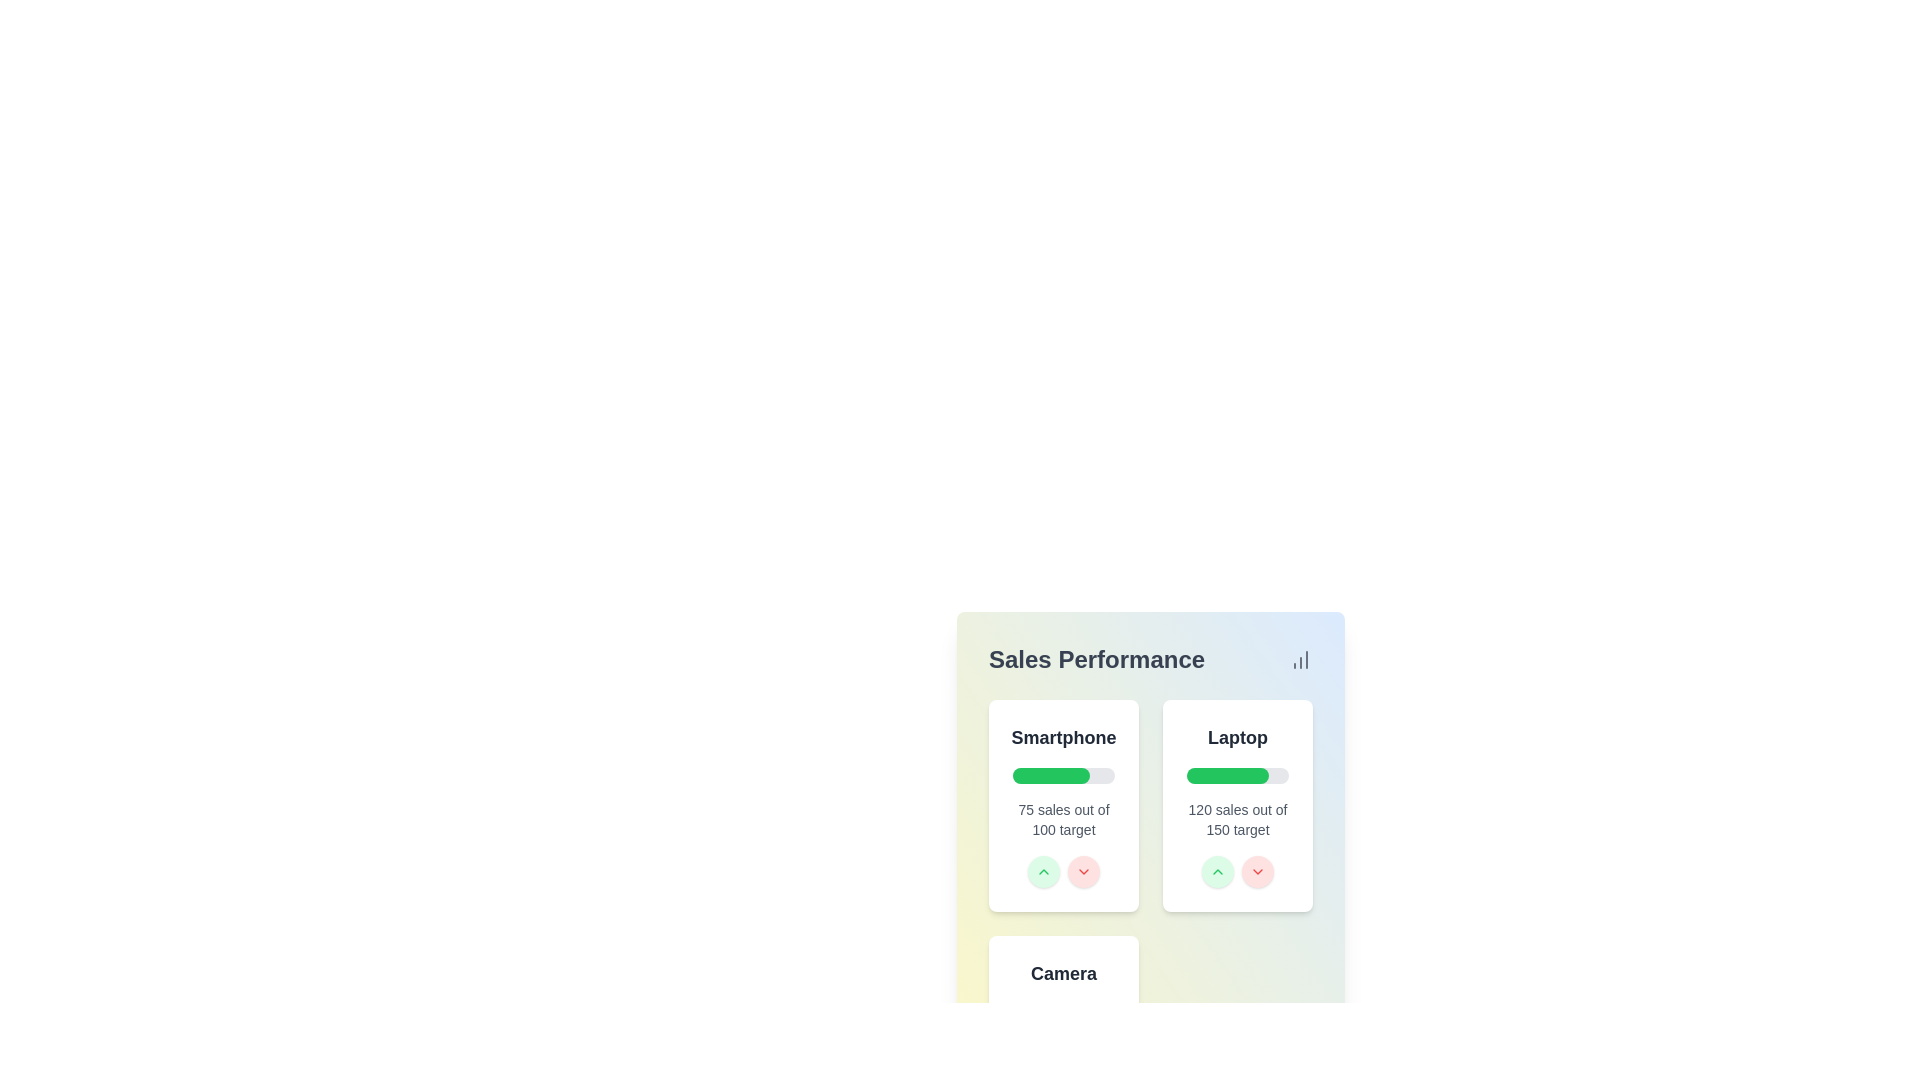  I want to click on the upward adjustment icon within the button in the 'Sales Performance' section related to 'Laptop' sales metrics, so click(1217, 870).